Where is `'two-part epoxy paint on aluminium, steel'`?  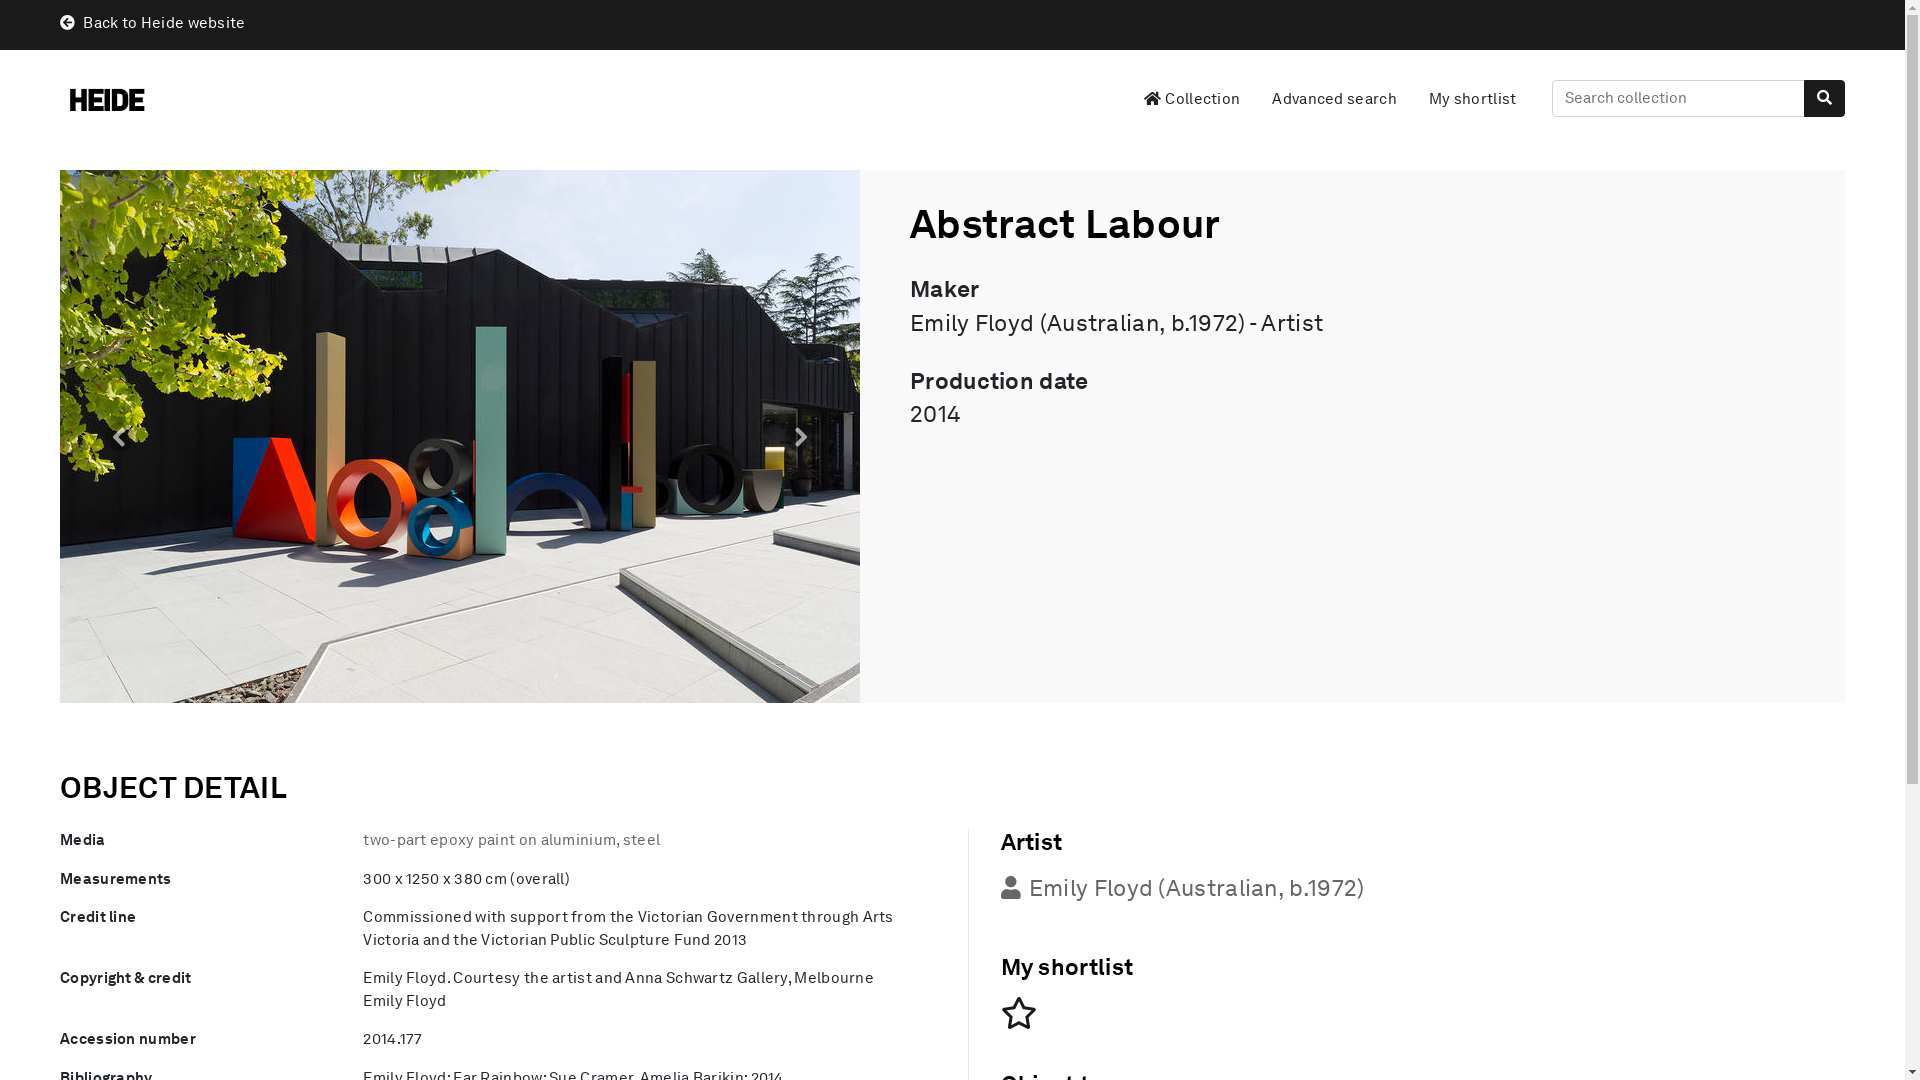
'two-part epoxy paint on aluminium, steel' is located at coordinates (511, 840).